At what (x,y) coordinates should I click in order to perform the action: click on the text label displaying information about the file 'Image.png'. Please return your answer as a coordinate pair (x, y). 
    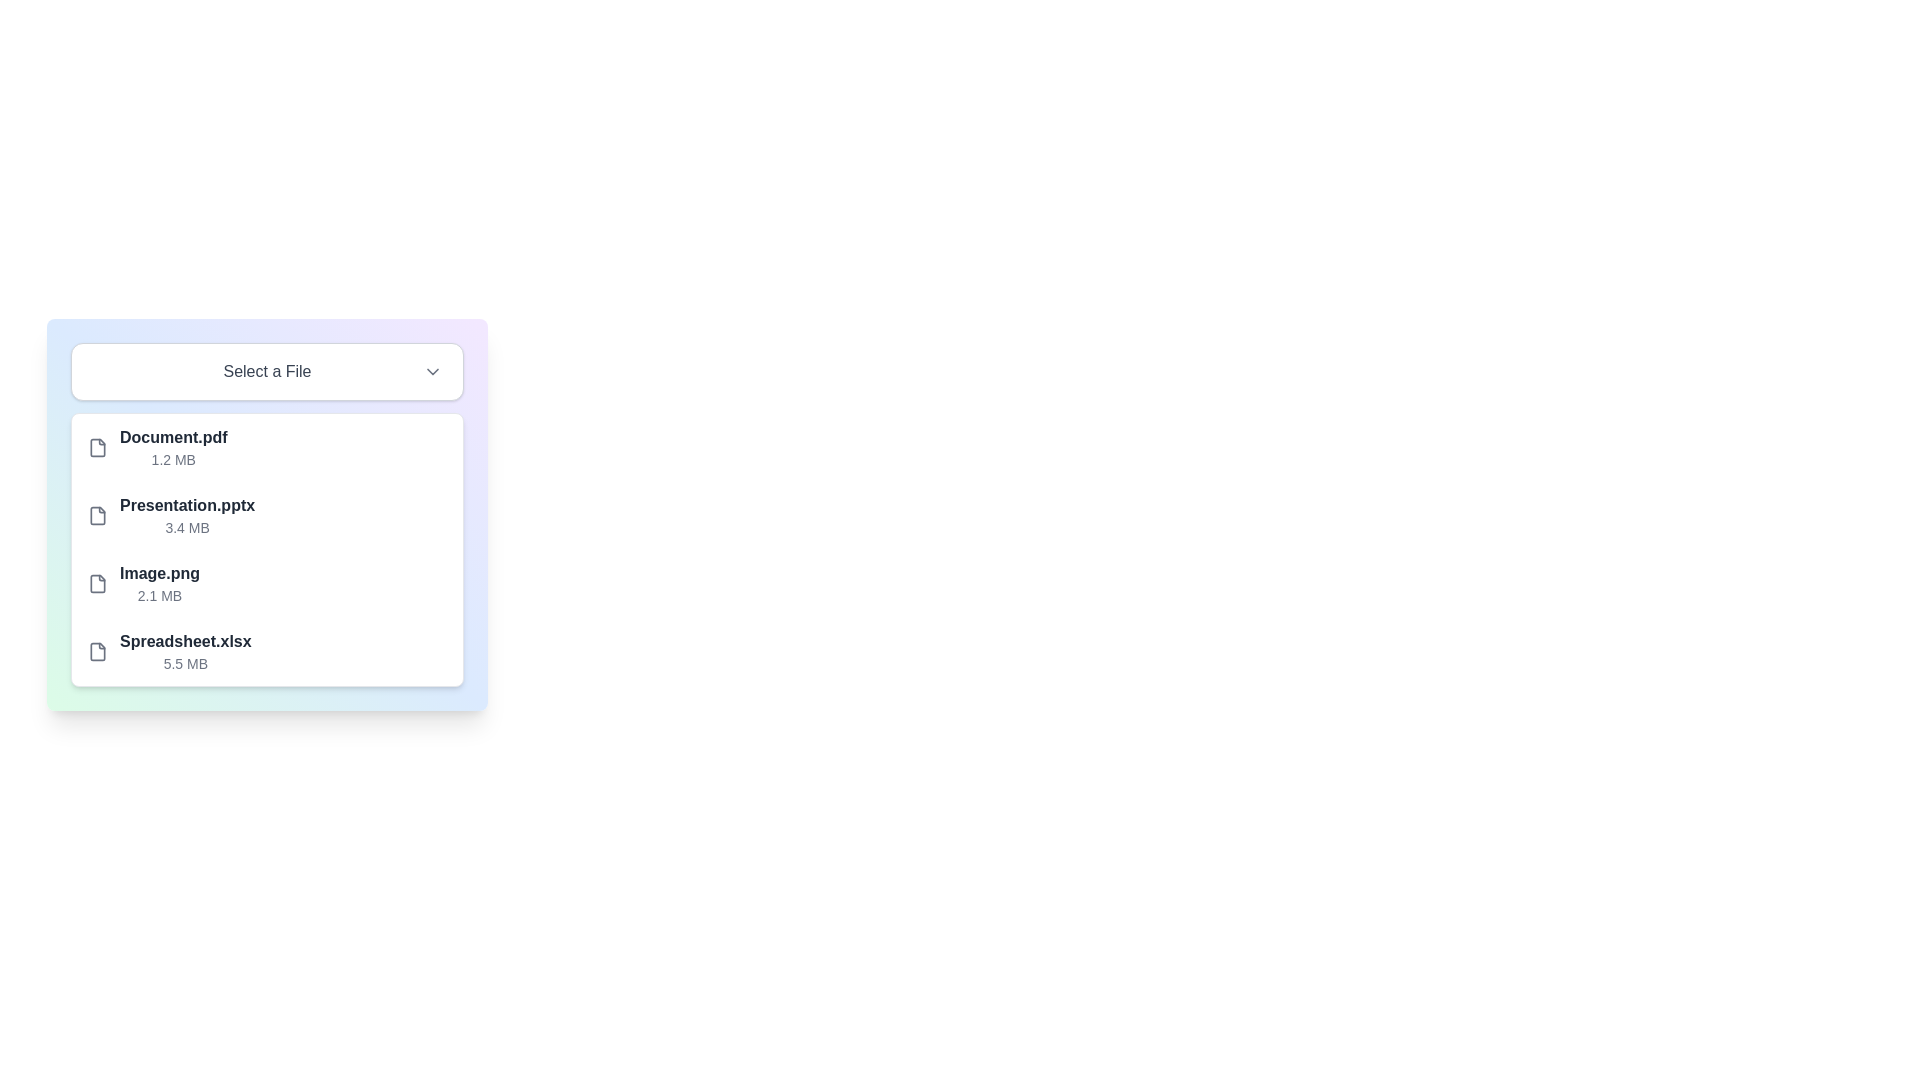
    Looking at the image, I should click on (158, 583).